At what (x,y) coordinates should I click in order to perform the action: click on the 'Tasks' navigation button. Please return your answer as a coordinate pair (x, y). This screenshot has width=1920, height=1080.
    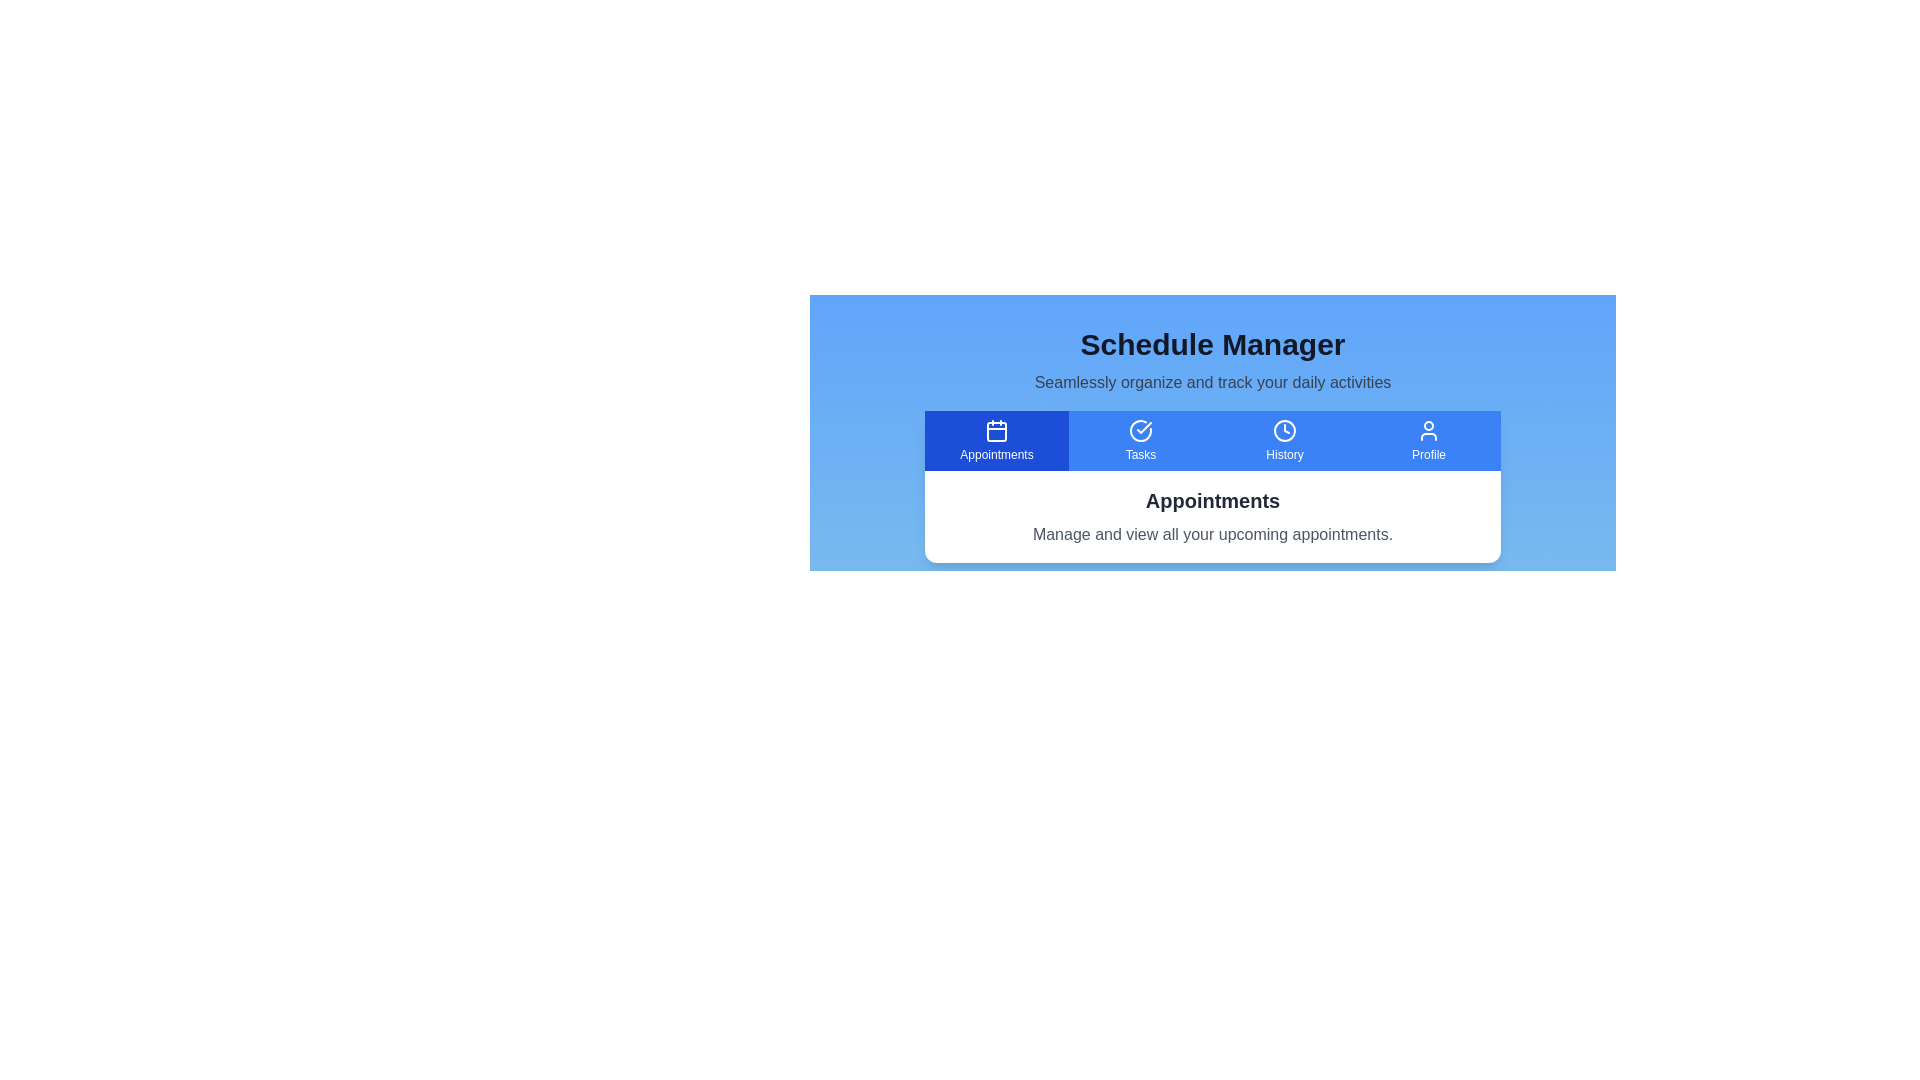
    Looking at the image, I should click on (1141, 439).